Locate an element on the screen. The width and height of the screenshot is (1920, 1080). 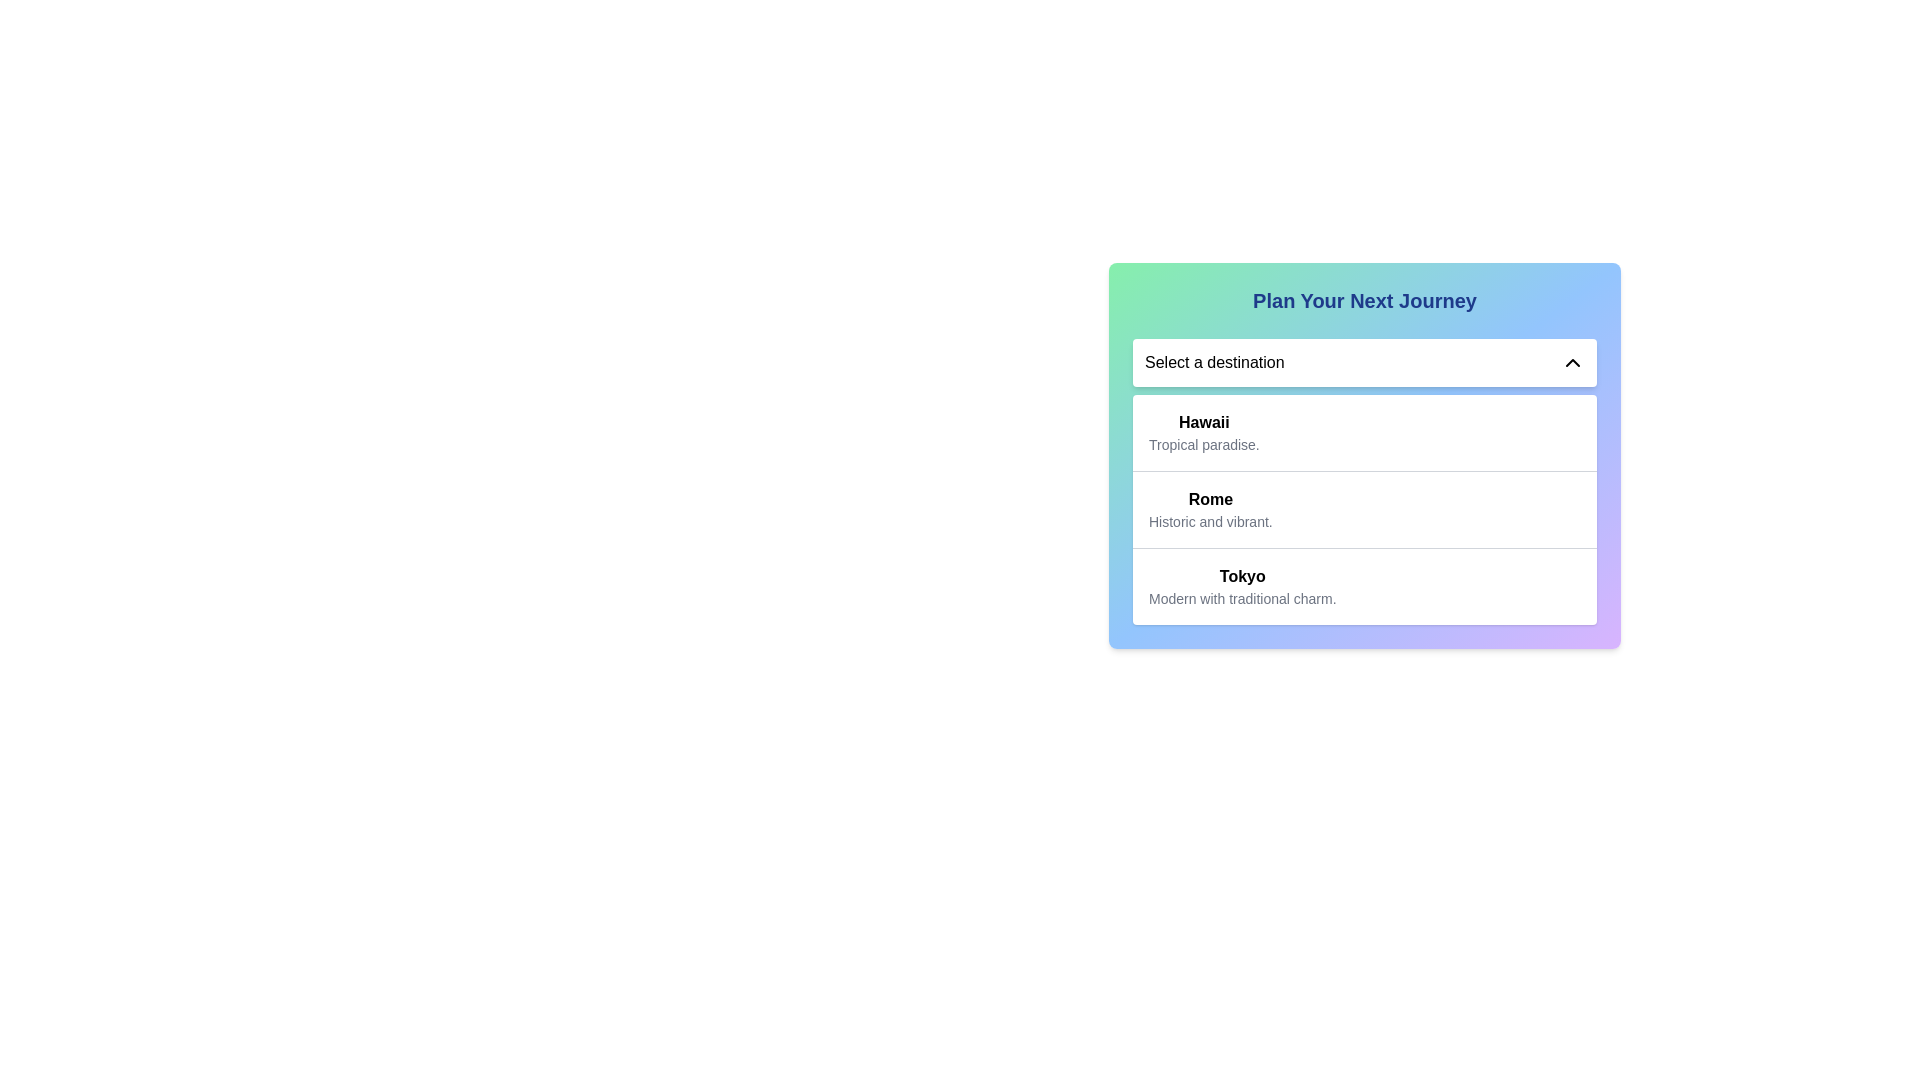
the chevron arrow icon button that indicates the dropdown menu's current state is located at coordinates (1572, 362).